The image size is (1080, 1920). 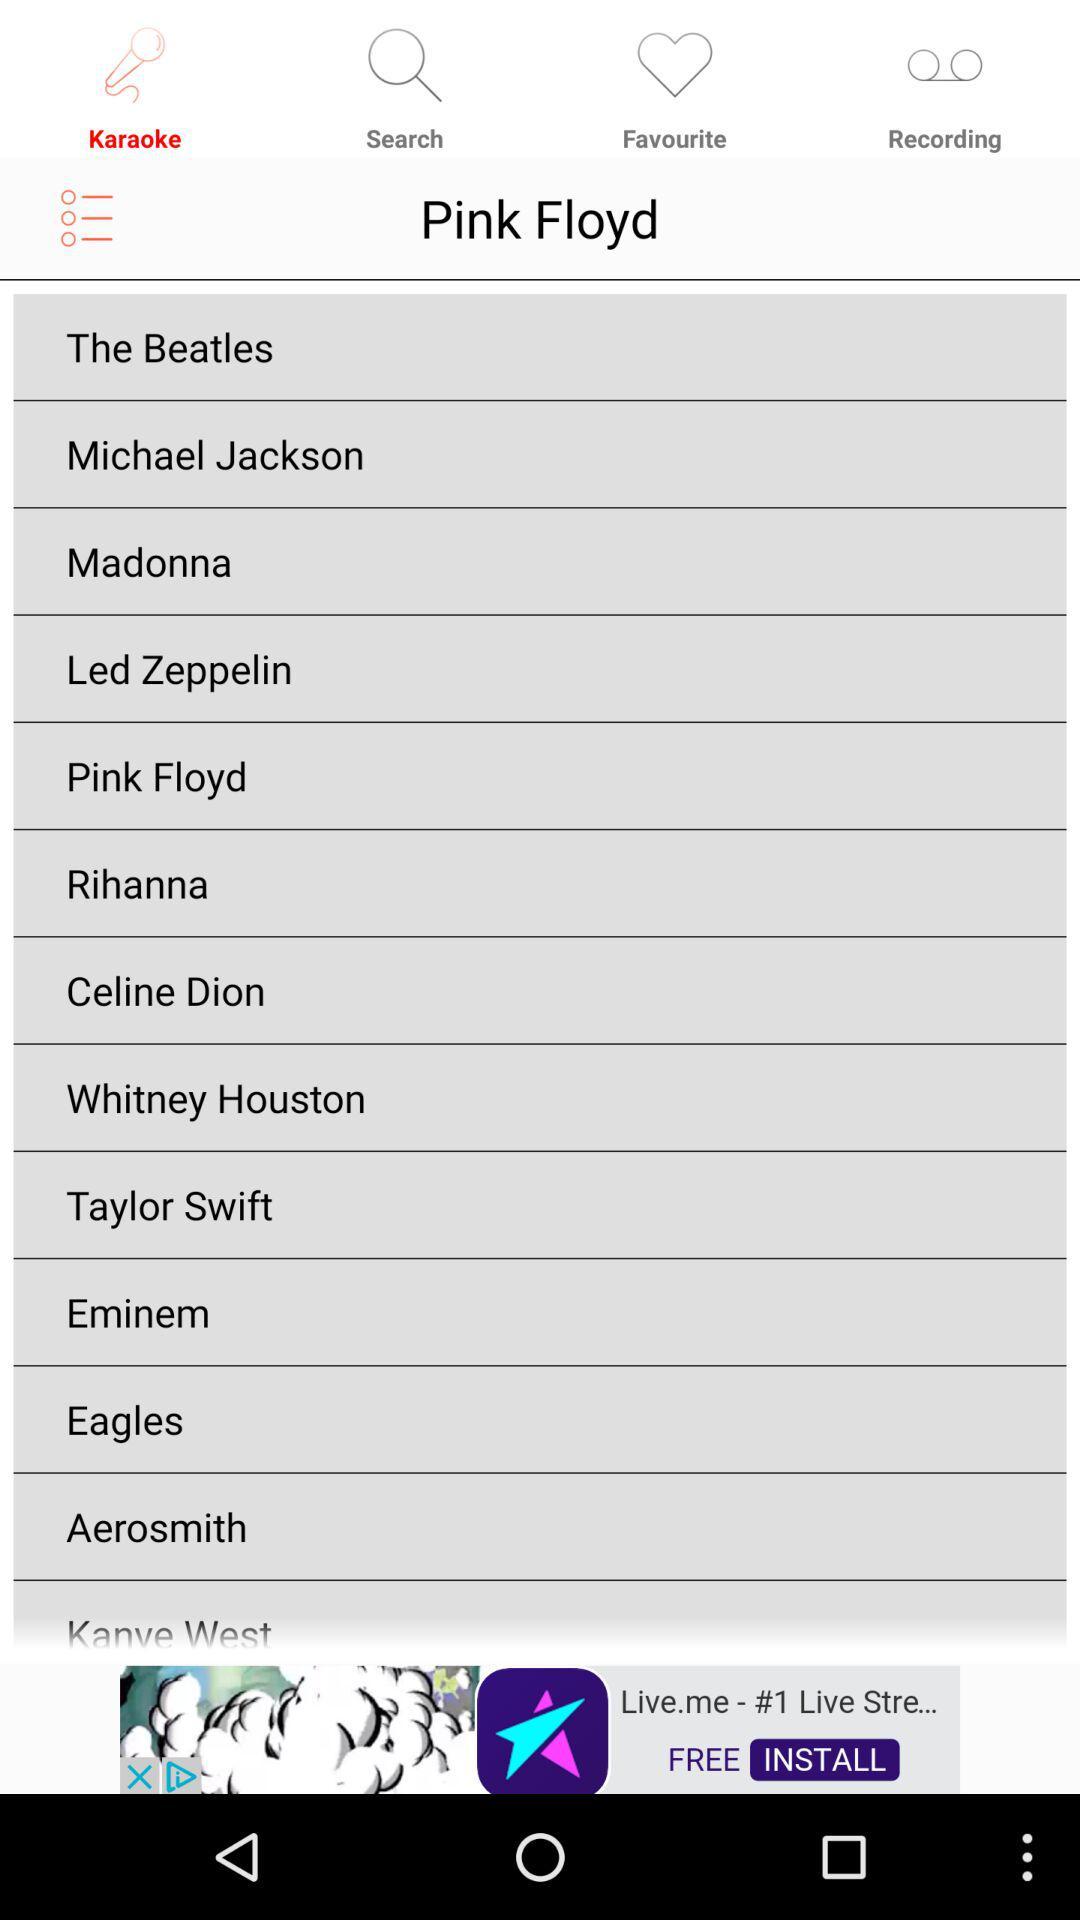 What do you see at coordinates (86, 233) in the screenshot?
I see `the list icon` at bounding box center [86, 233].